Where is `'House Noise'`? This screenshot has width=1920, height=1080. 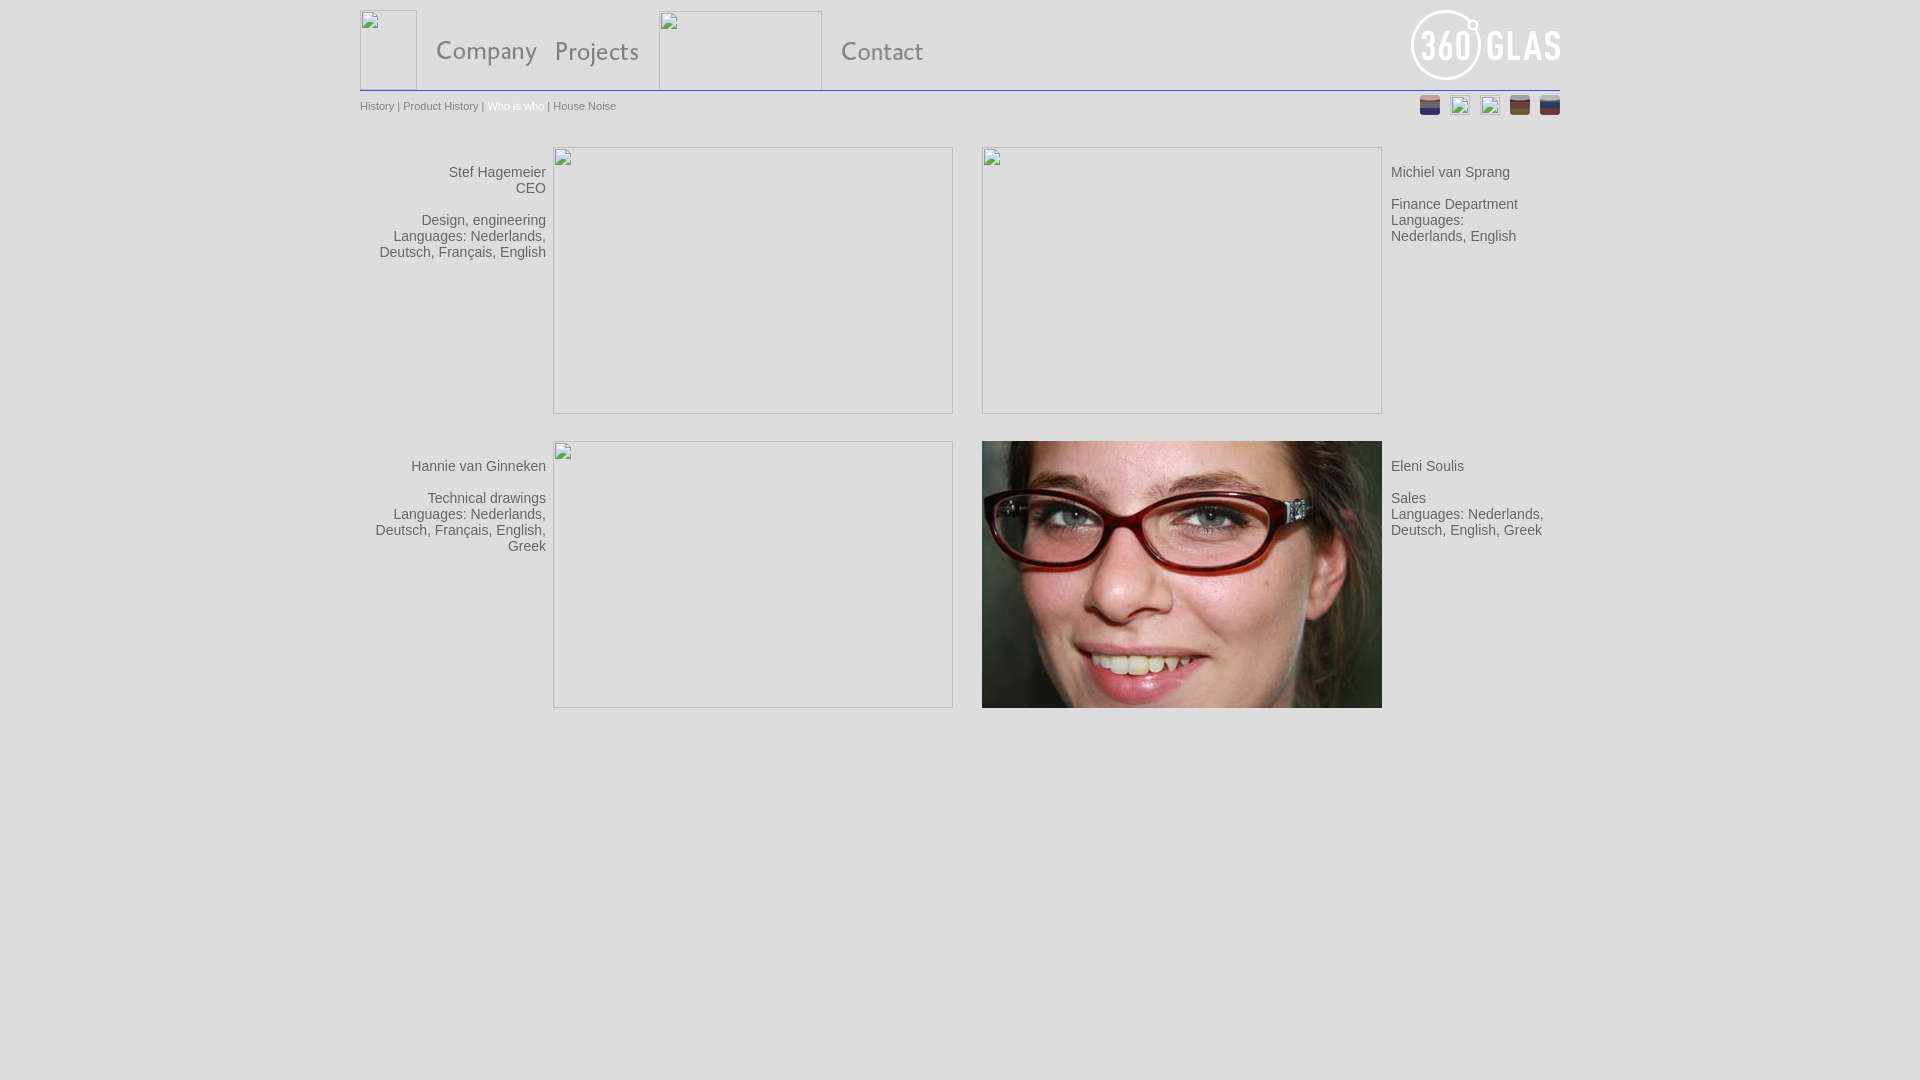
'House Noise' is located at coordinates (583, 105).